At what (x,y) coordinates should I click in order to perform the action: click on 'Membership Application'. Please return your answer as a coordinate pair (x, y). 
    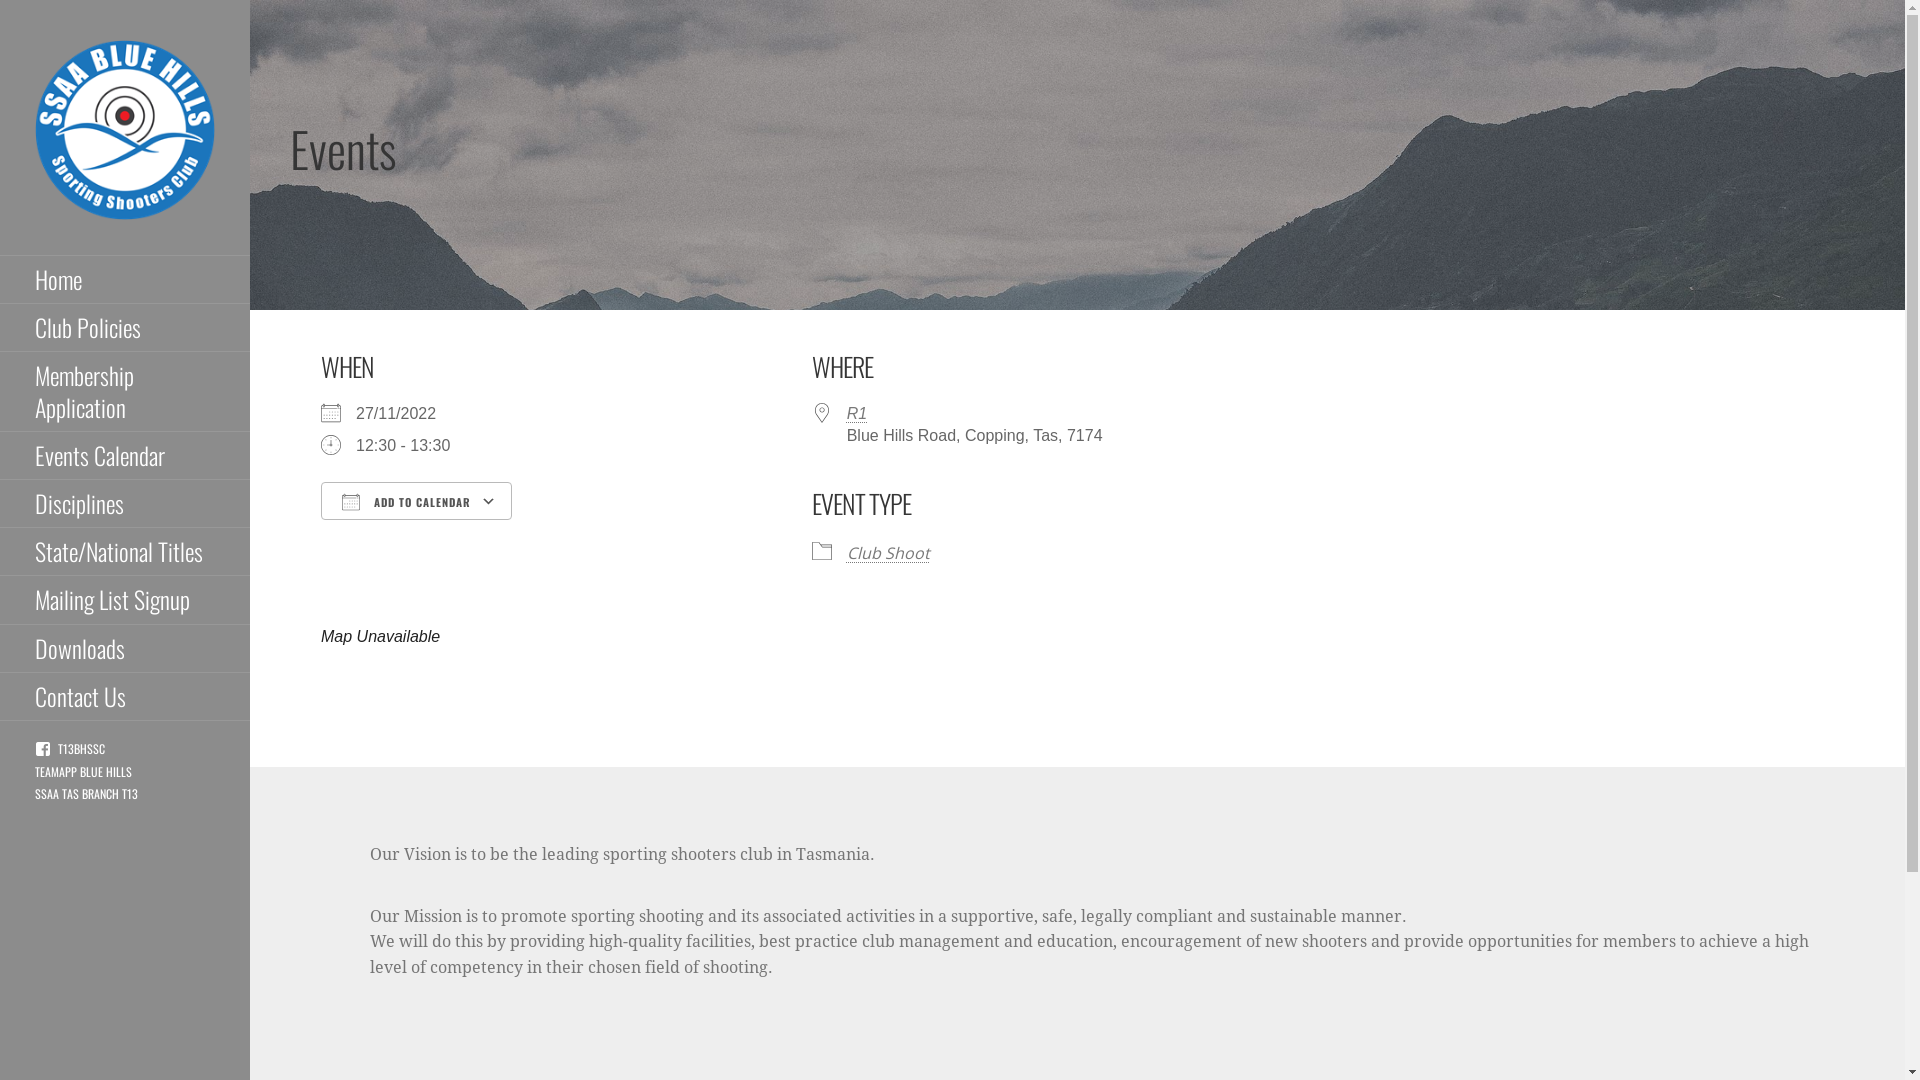
    Looking at the image, I should click on (123, 391).